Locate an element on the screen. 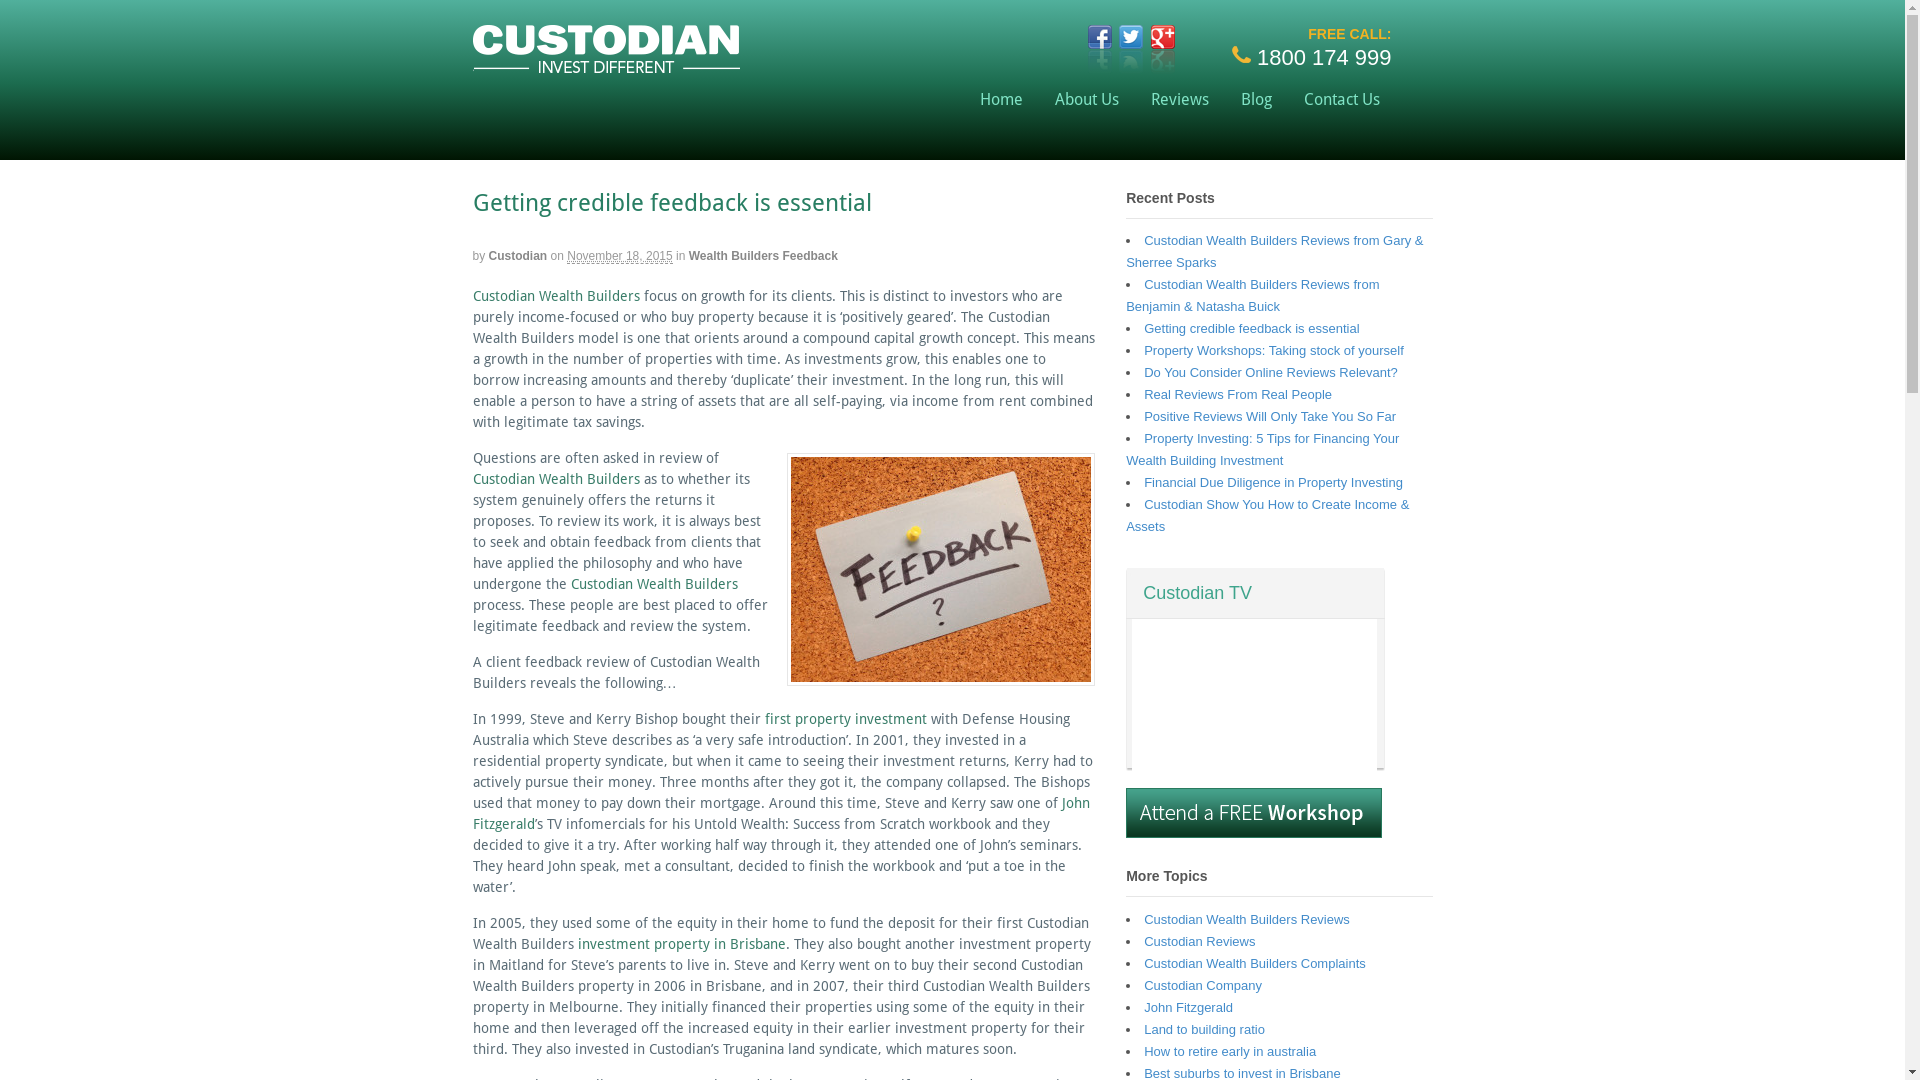  'Do You Consider Online Reviews Relevant?' is located at coordinates (1270, 372).